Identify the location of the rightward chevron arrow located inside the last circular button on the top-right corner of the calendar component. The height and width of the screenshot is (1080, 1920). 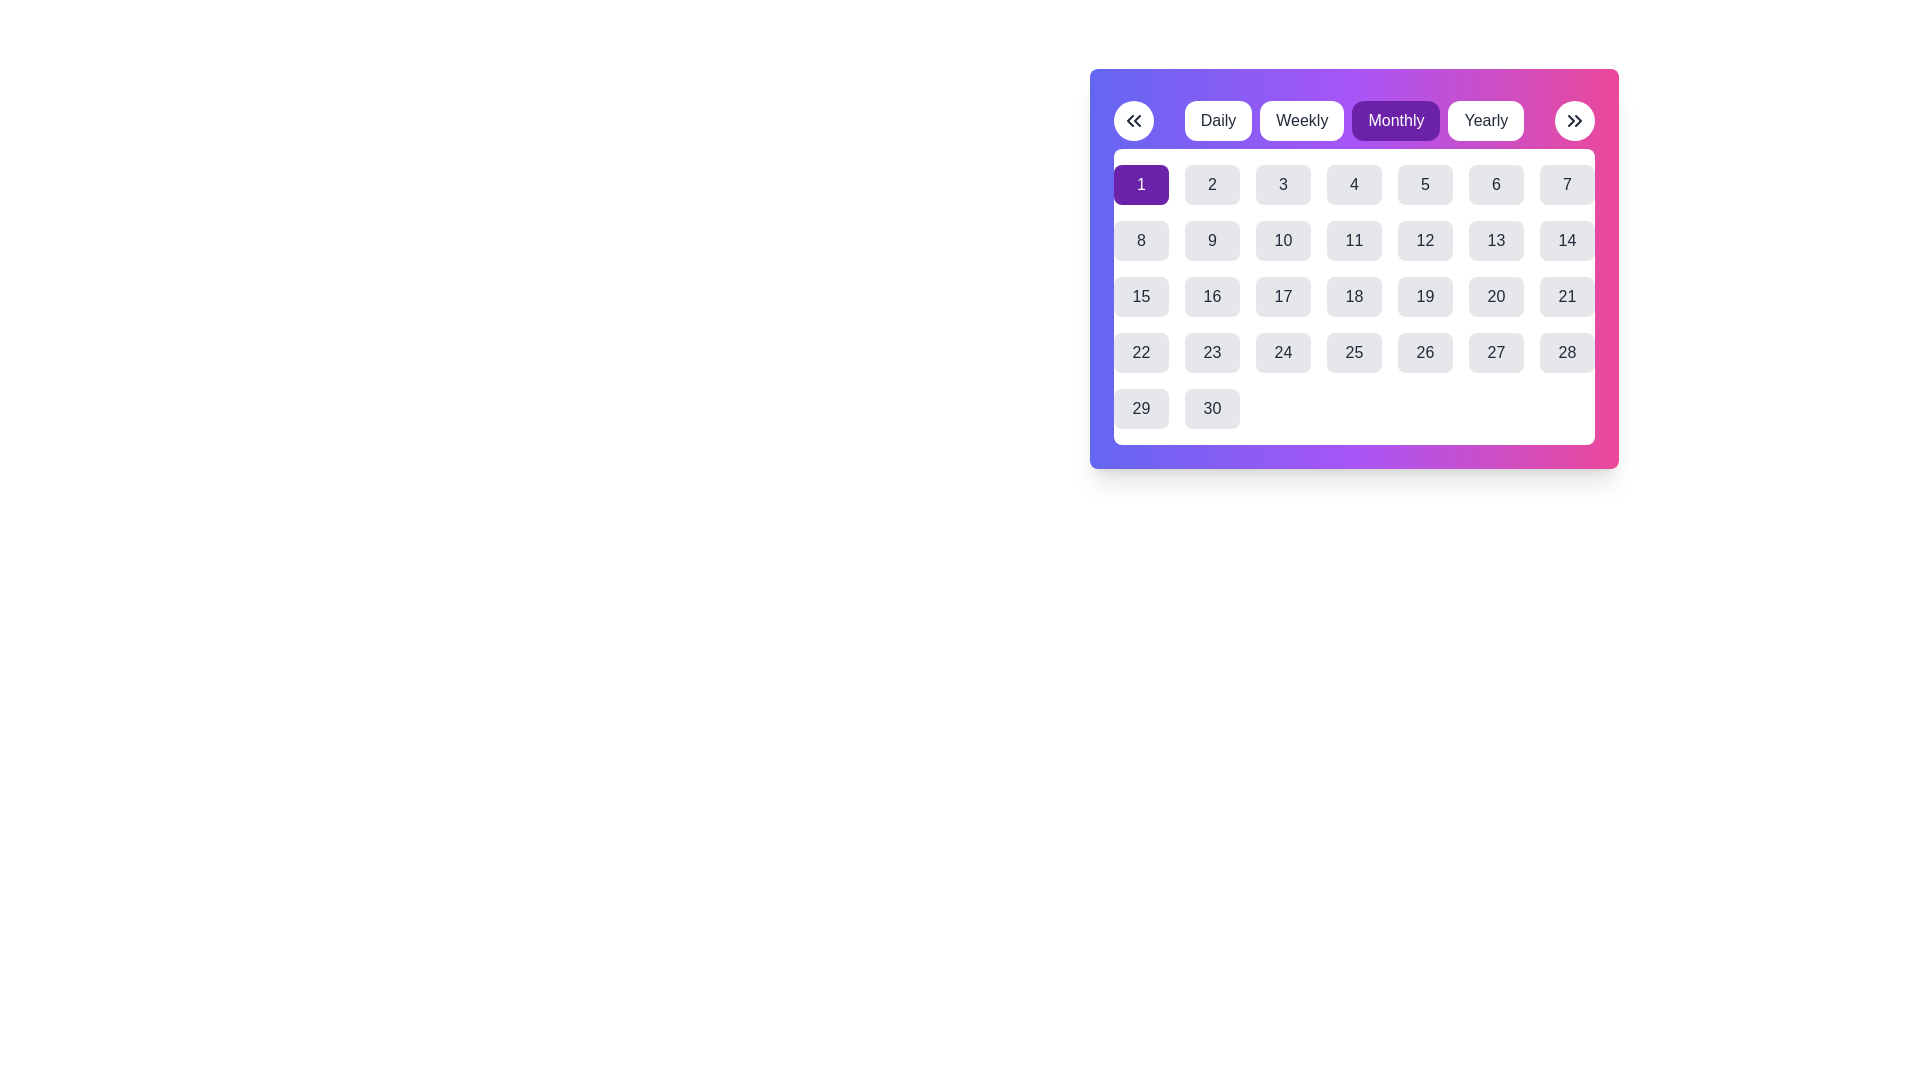
(1577, 120).